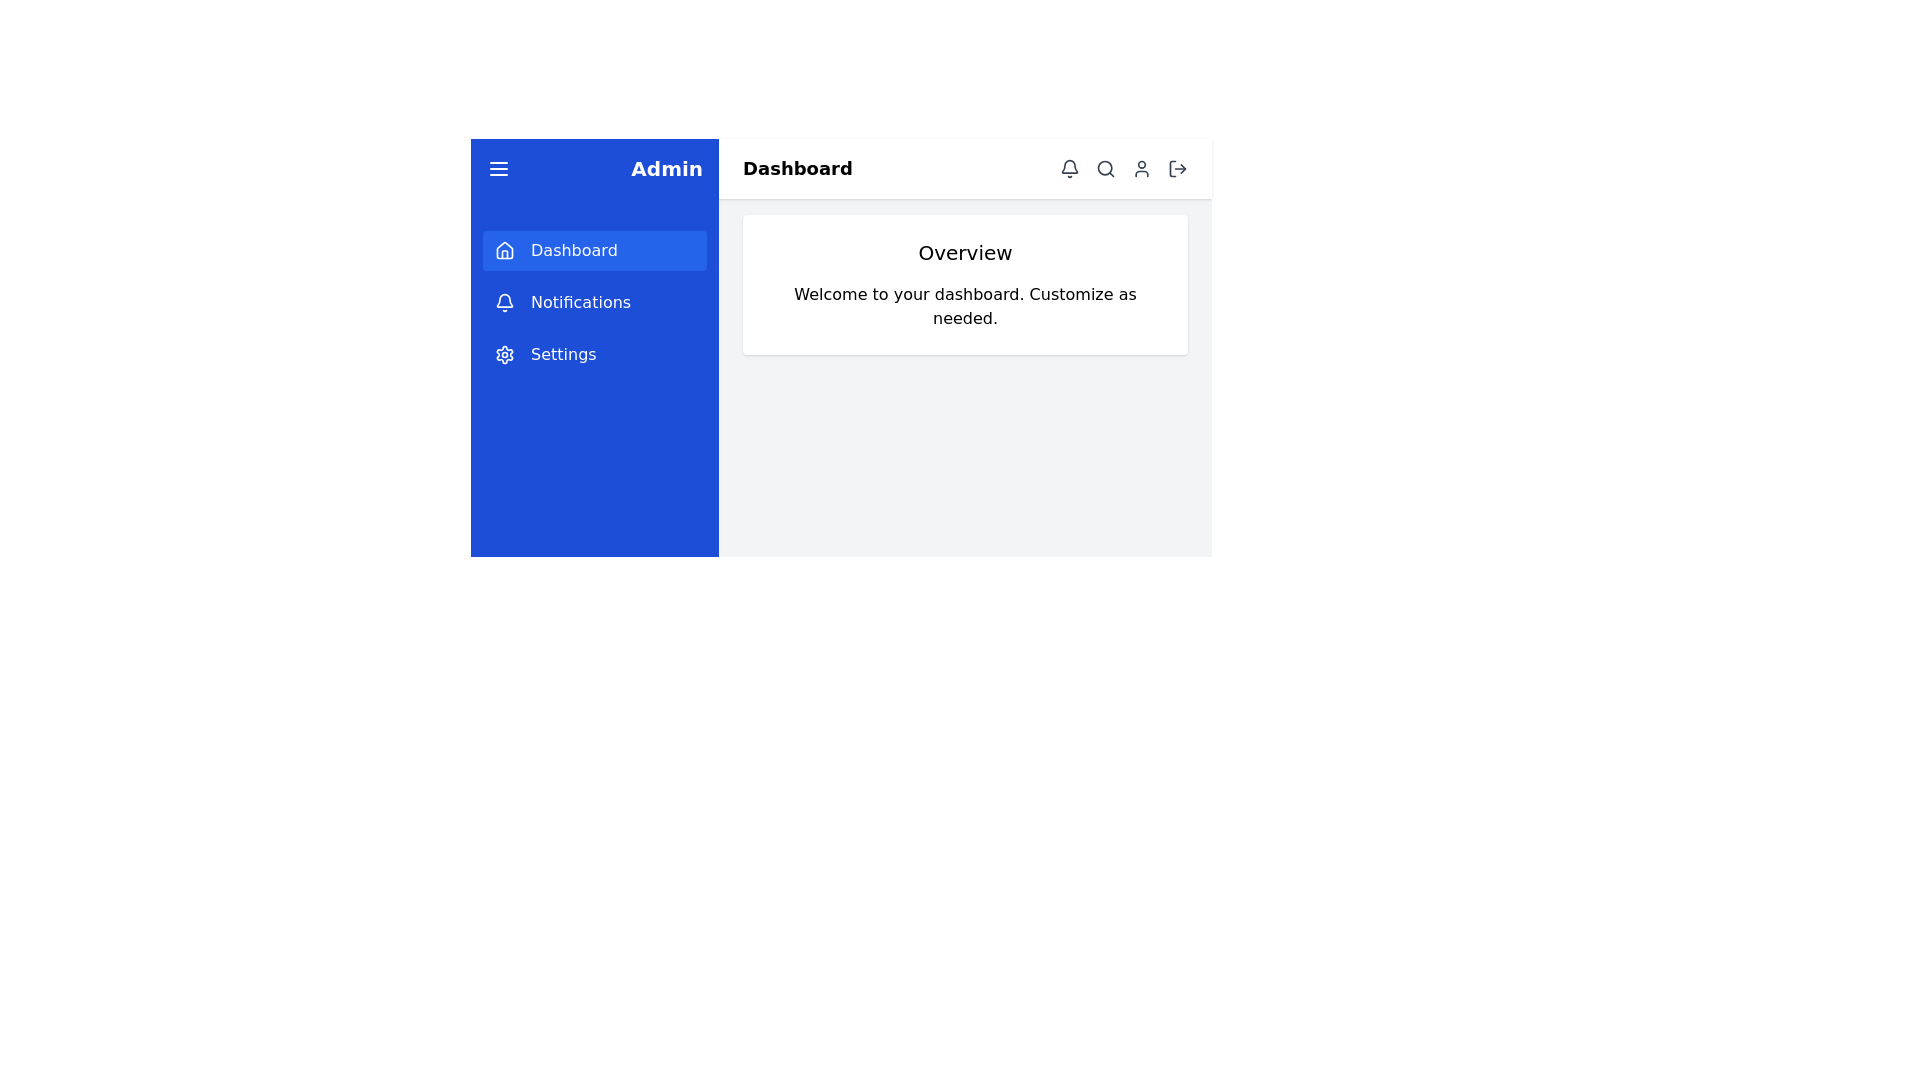 This screenshot has height=1080, width=1920. What do you see at coordinates (594, 249) in the screenshot?
I see `the navigation button with a blue background located in the left panel` at bounding box center [594, 249].